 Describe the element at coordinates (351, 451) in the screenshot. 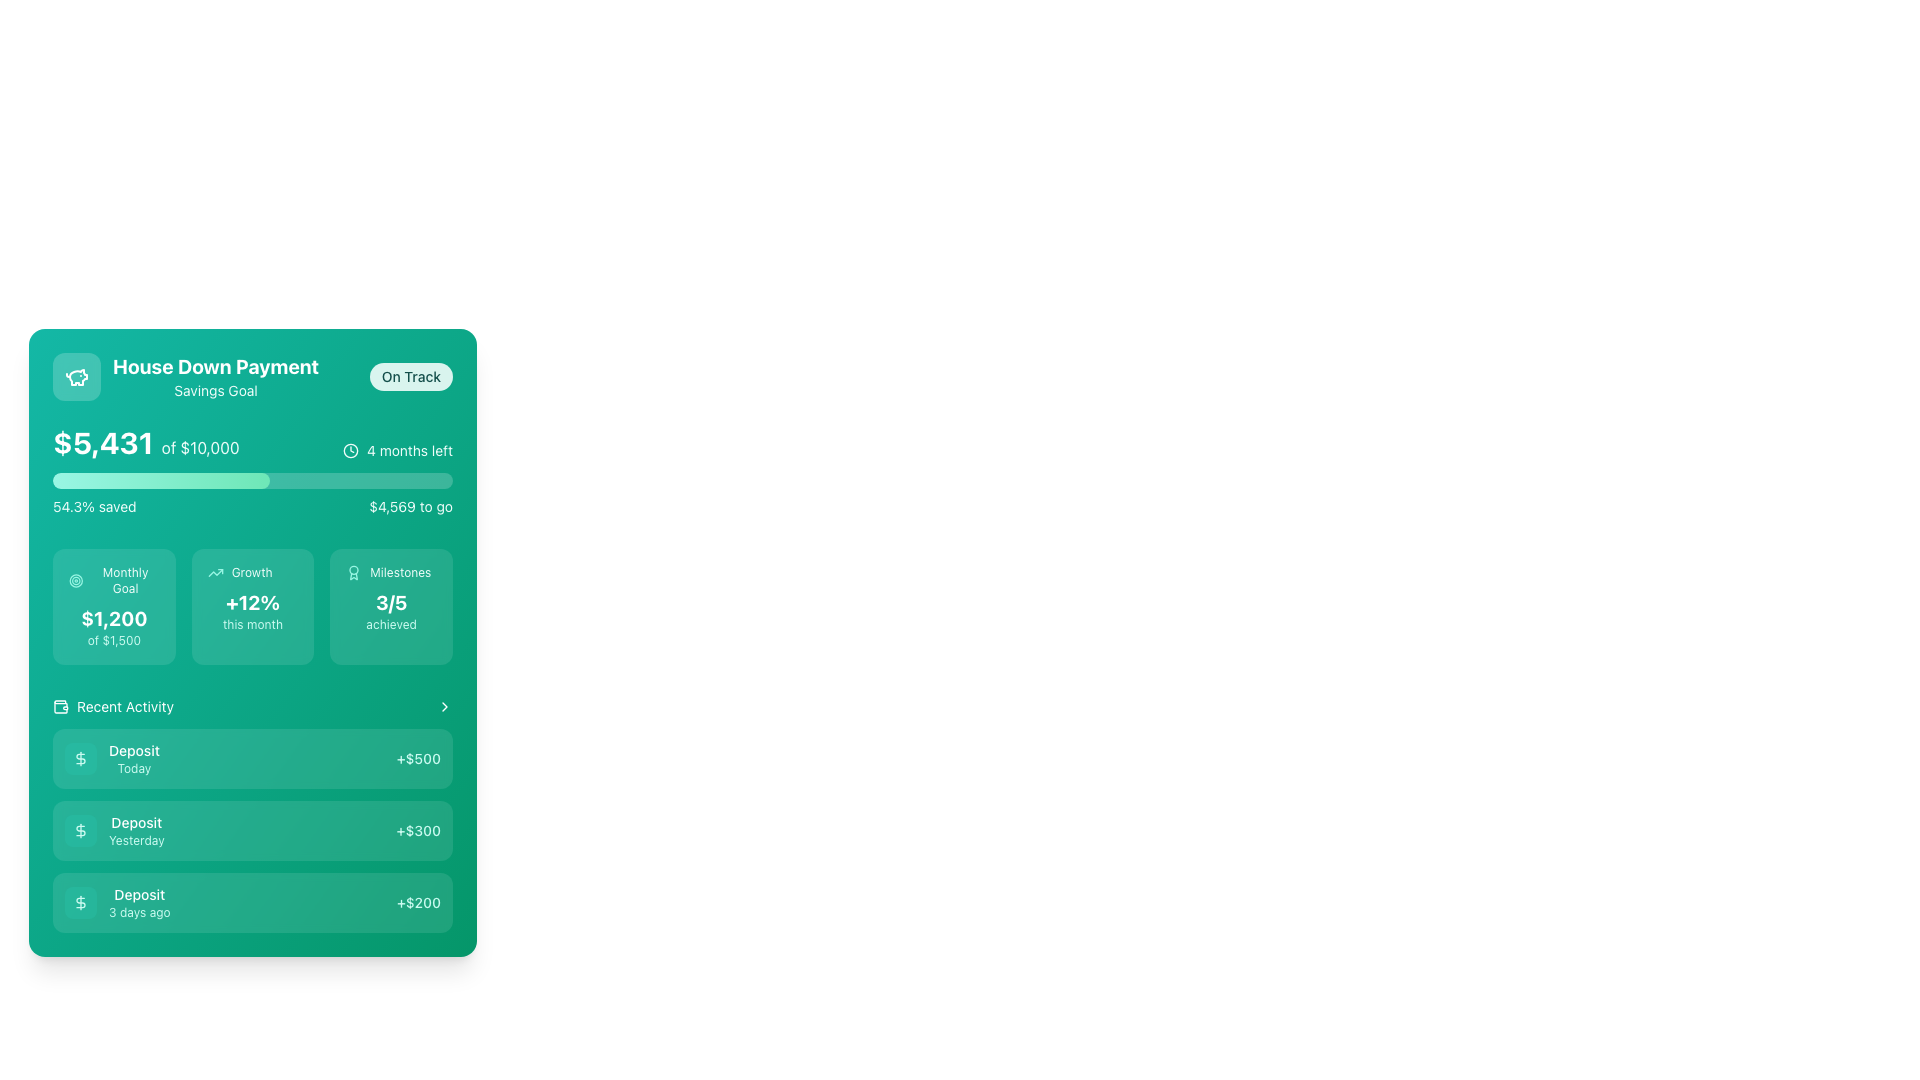

I see `the SVG Circle element that is part of the clock icon, located within the 'House Down Payment' card, above the progress bar and next to the '4 months left' text` at that location.